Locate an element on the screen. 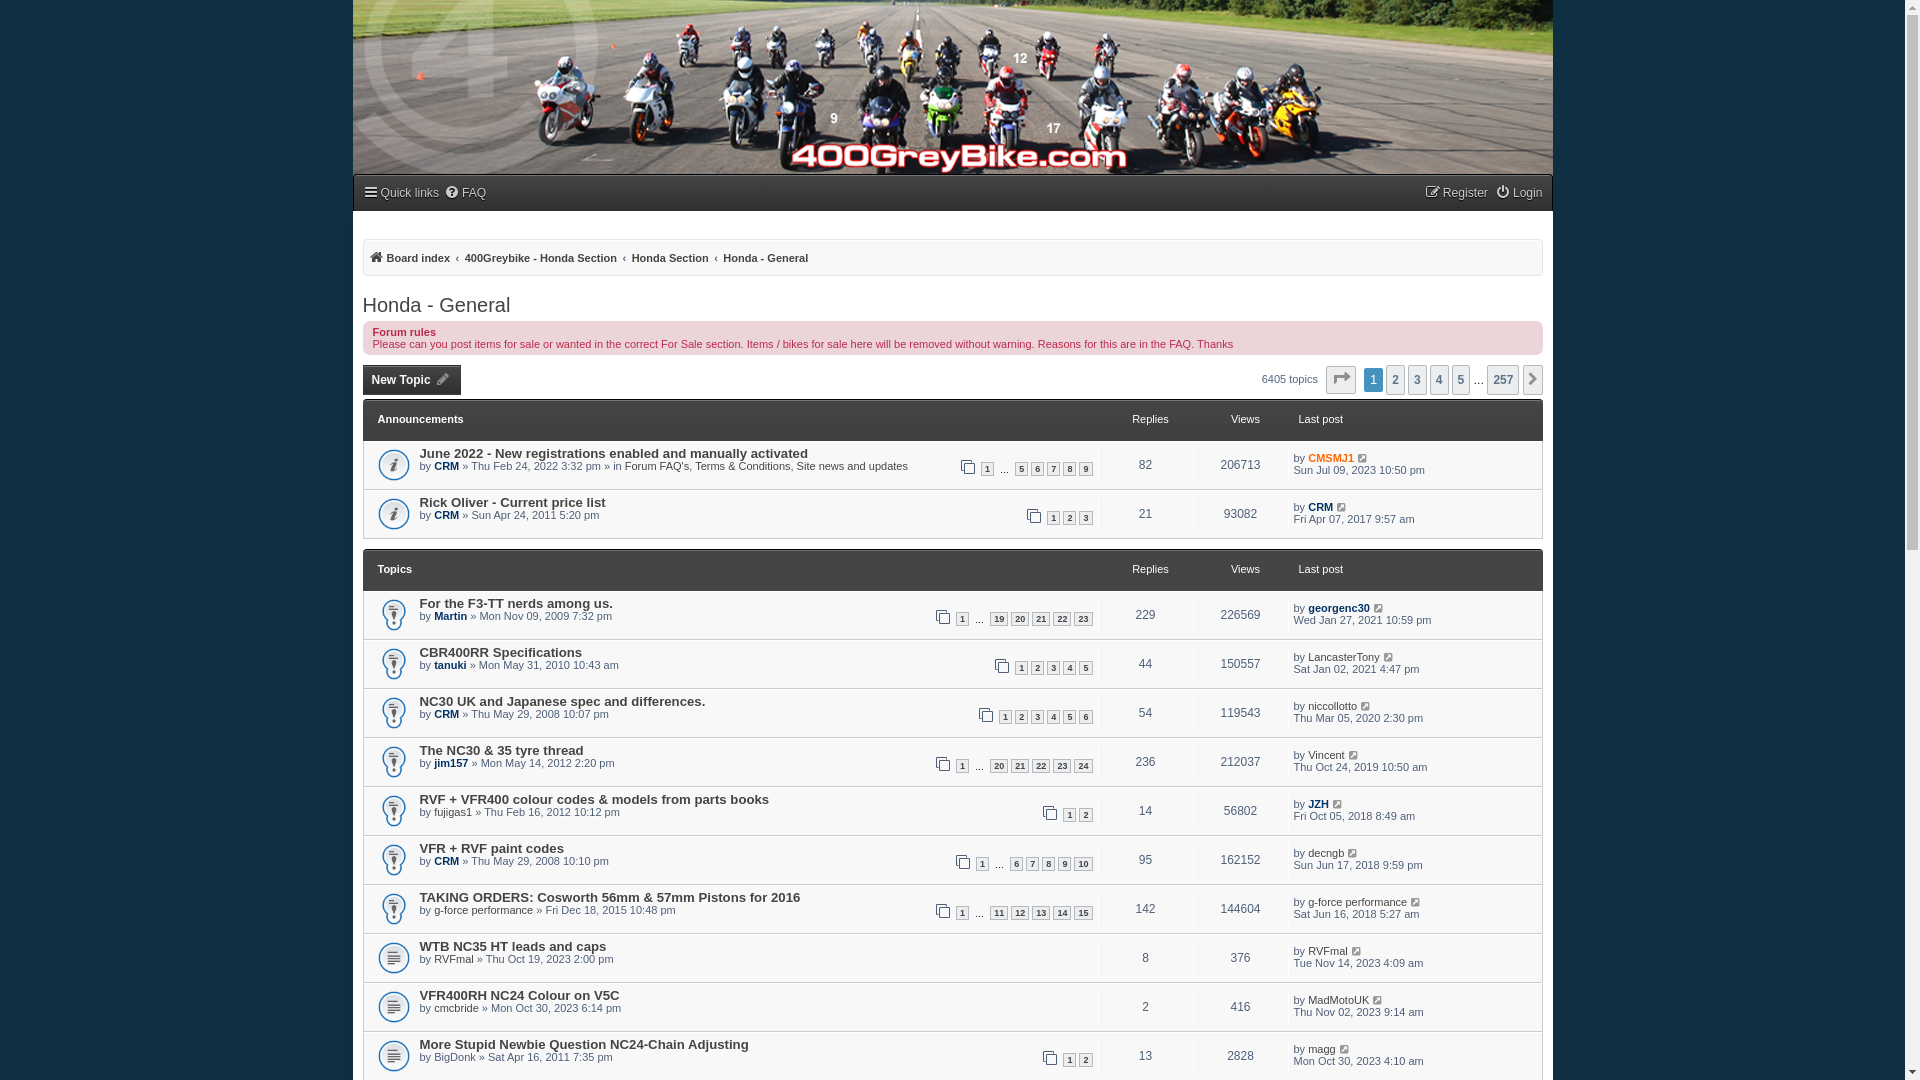 This screenshot has height=1080, width=1920. 'Login' is located at coordinates (1518, 193).